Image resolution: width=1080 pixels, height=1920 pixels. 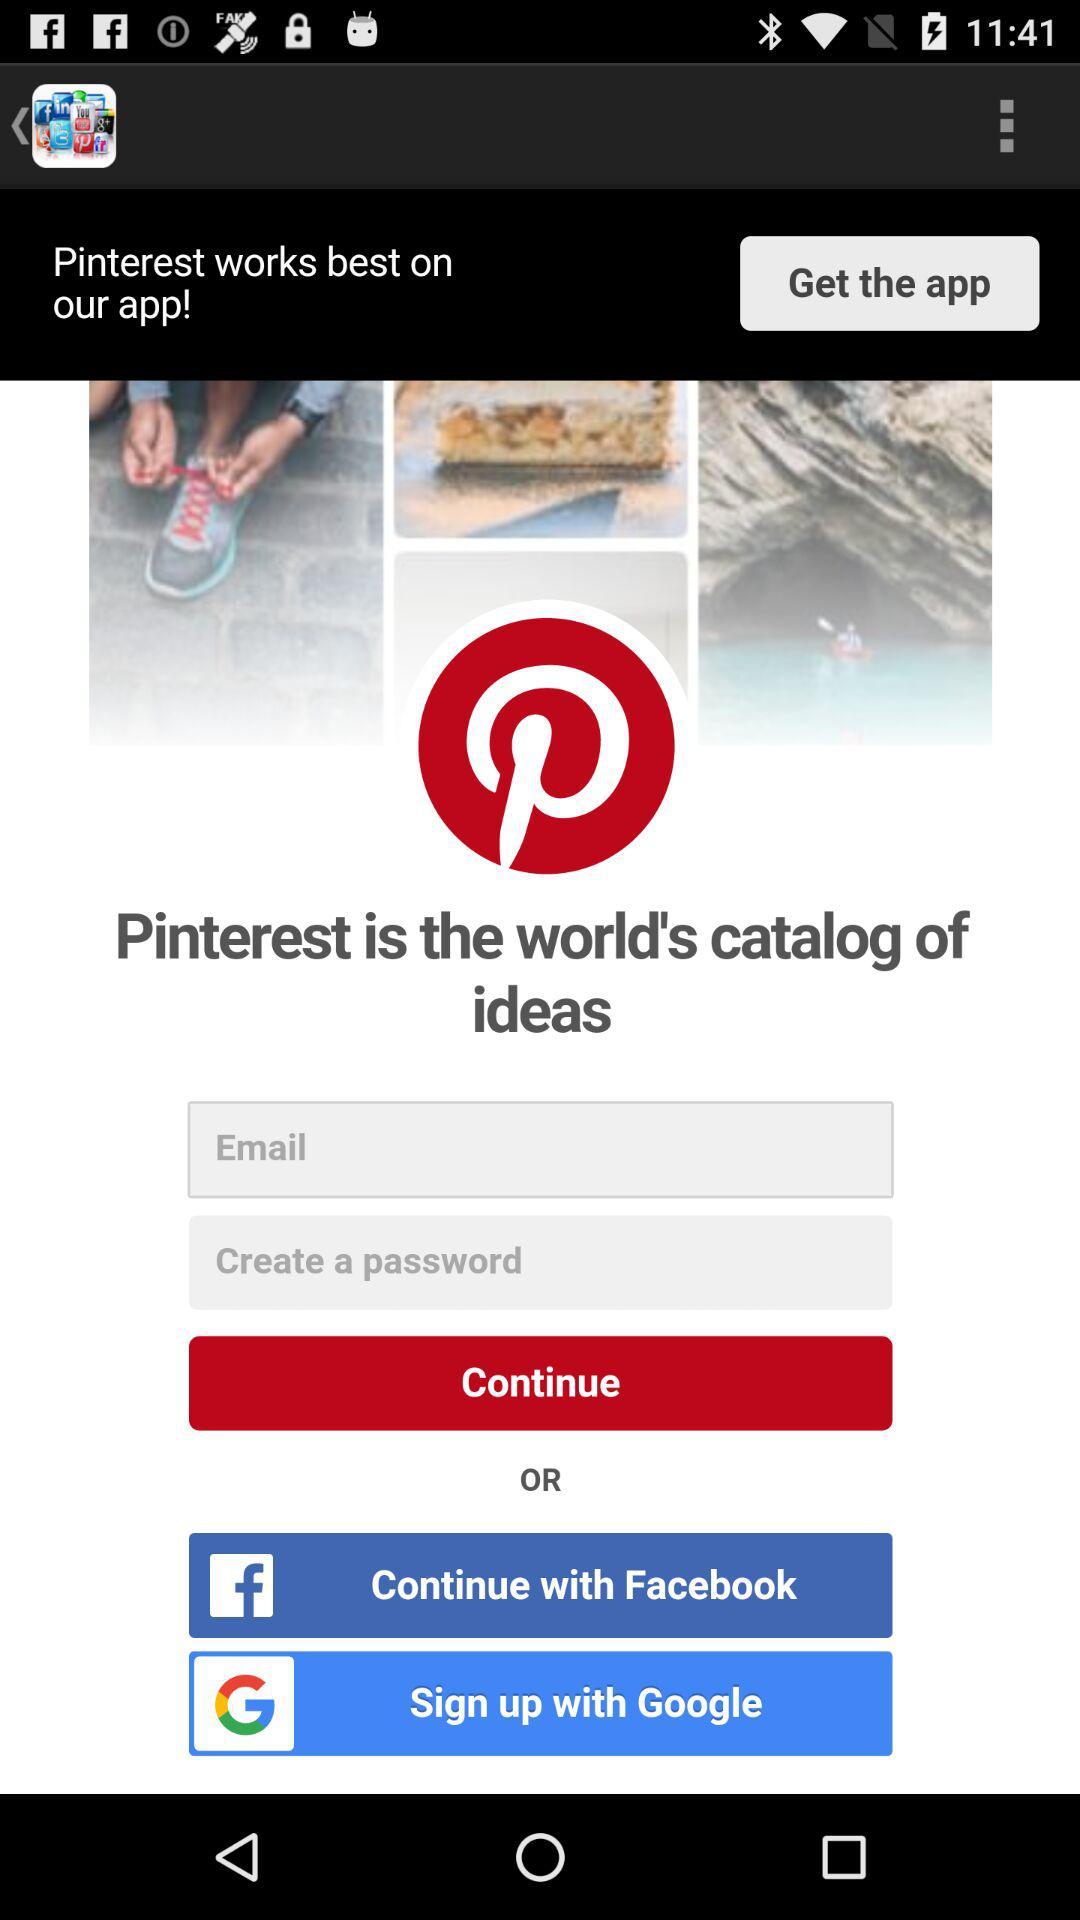 What do you see at coordinates (540, 991) in the screenshot?
I see `log in to app` at bounding box center [540, 991].